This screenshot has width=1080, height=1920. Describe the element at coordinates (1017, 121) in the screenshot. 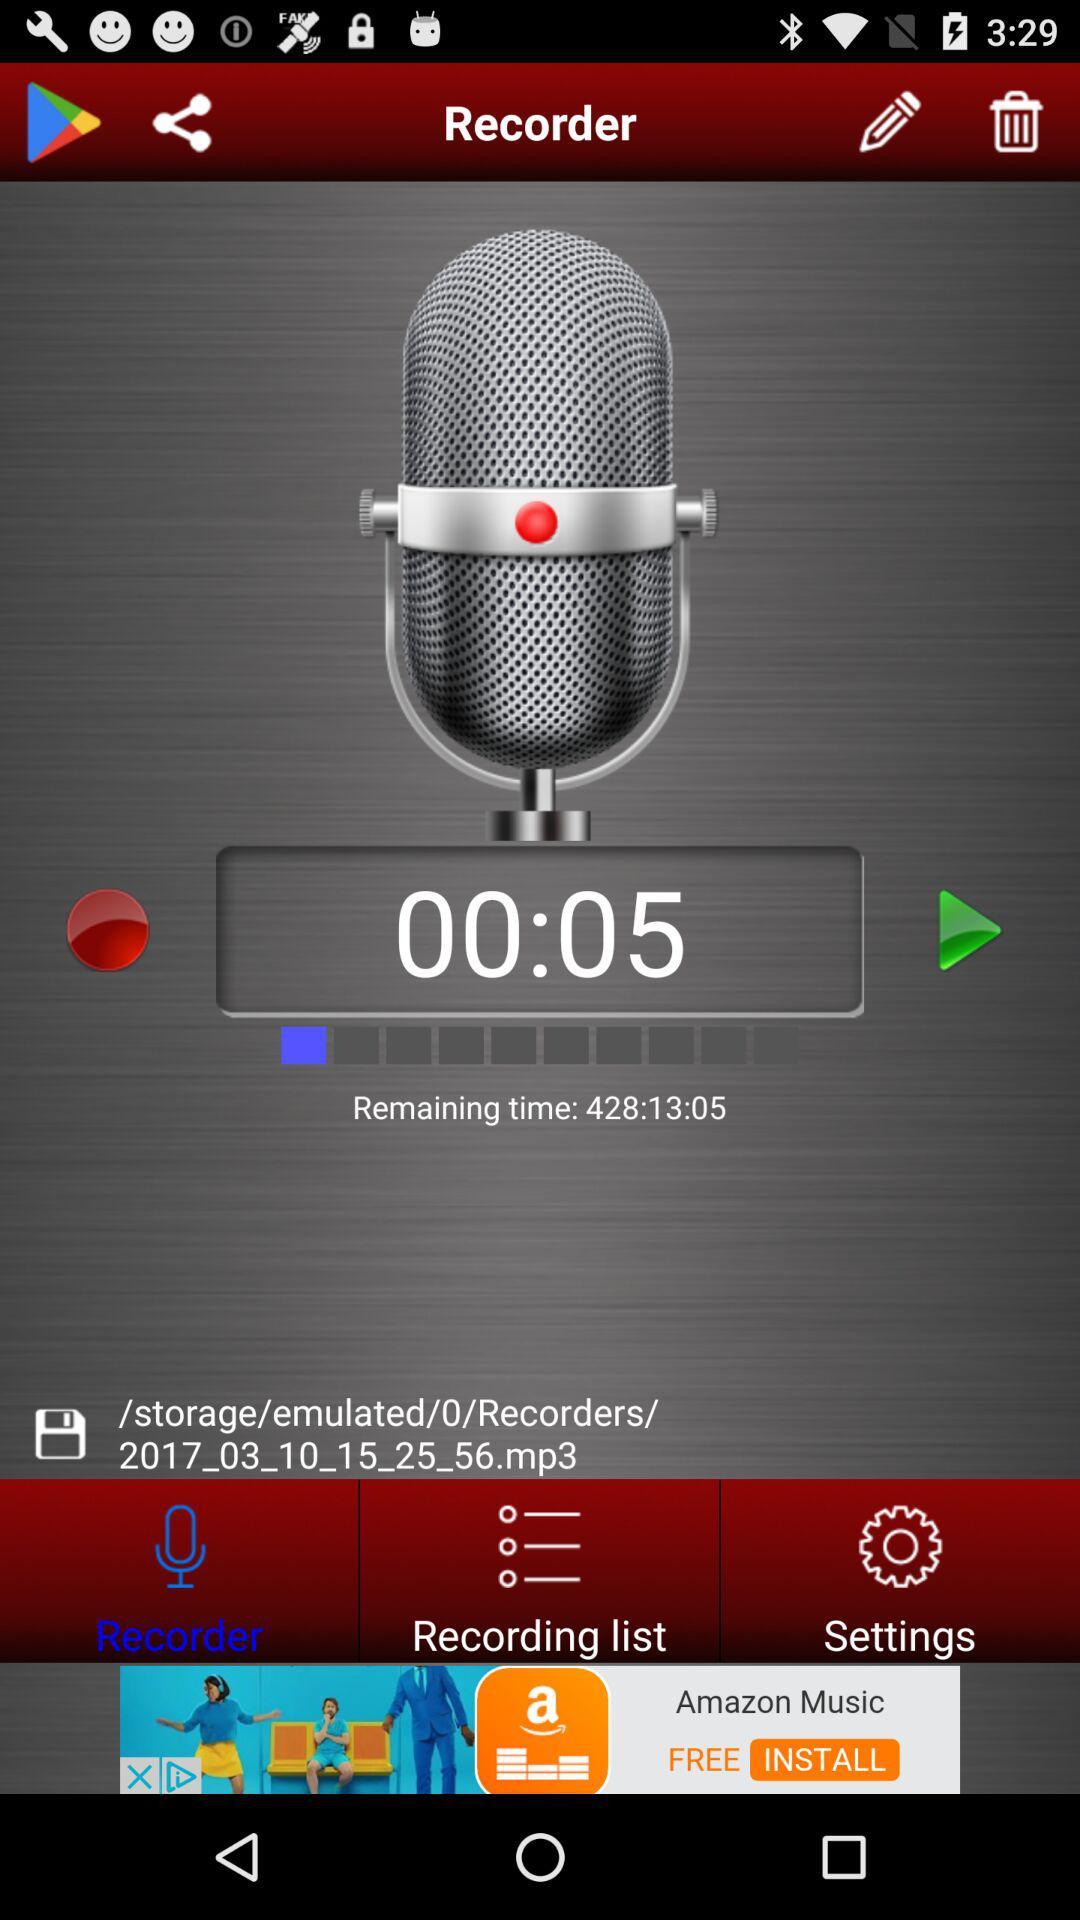

I see `delete this record` at that location.